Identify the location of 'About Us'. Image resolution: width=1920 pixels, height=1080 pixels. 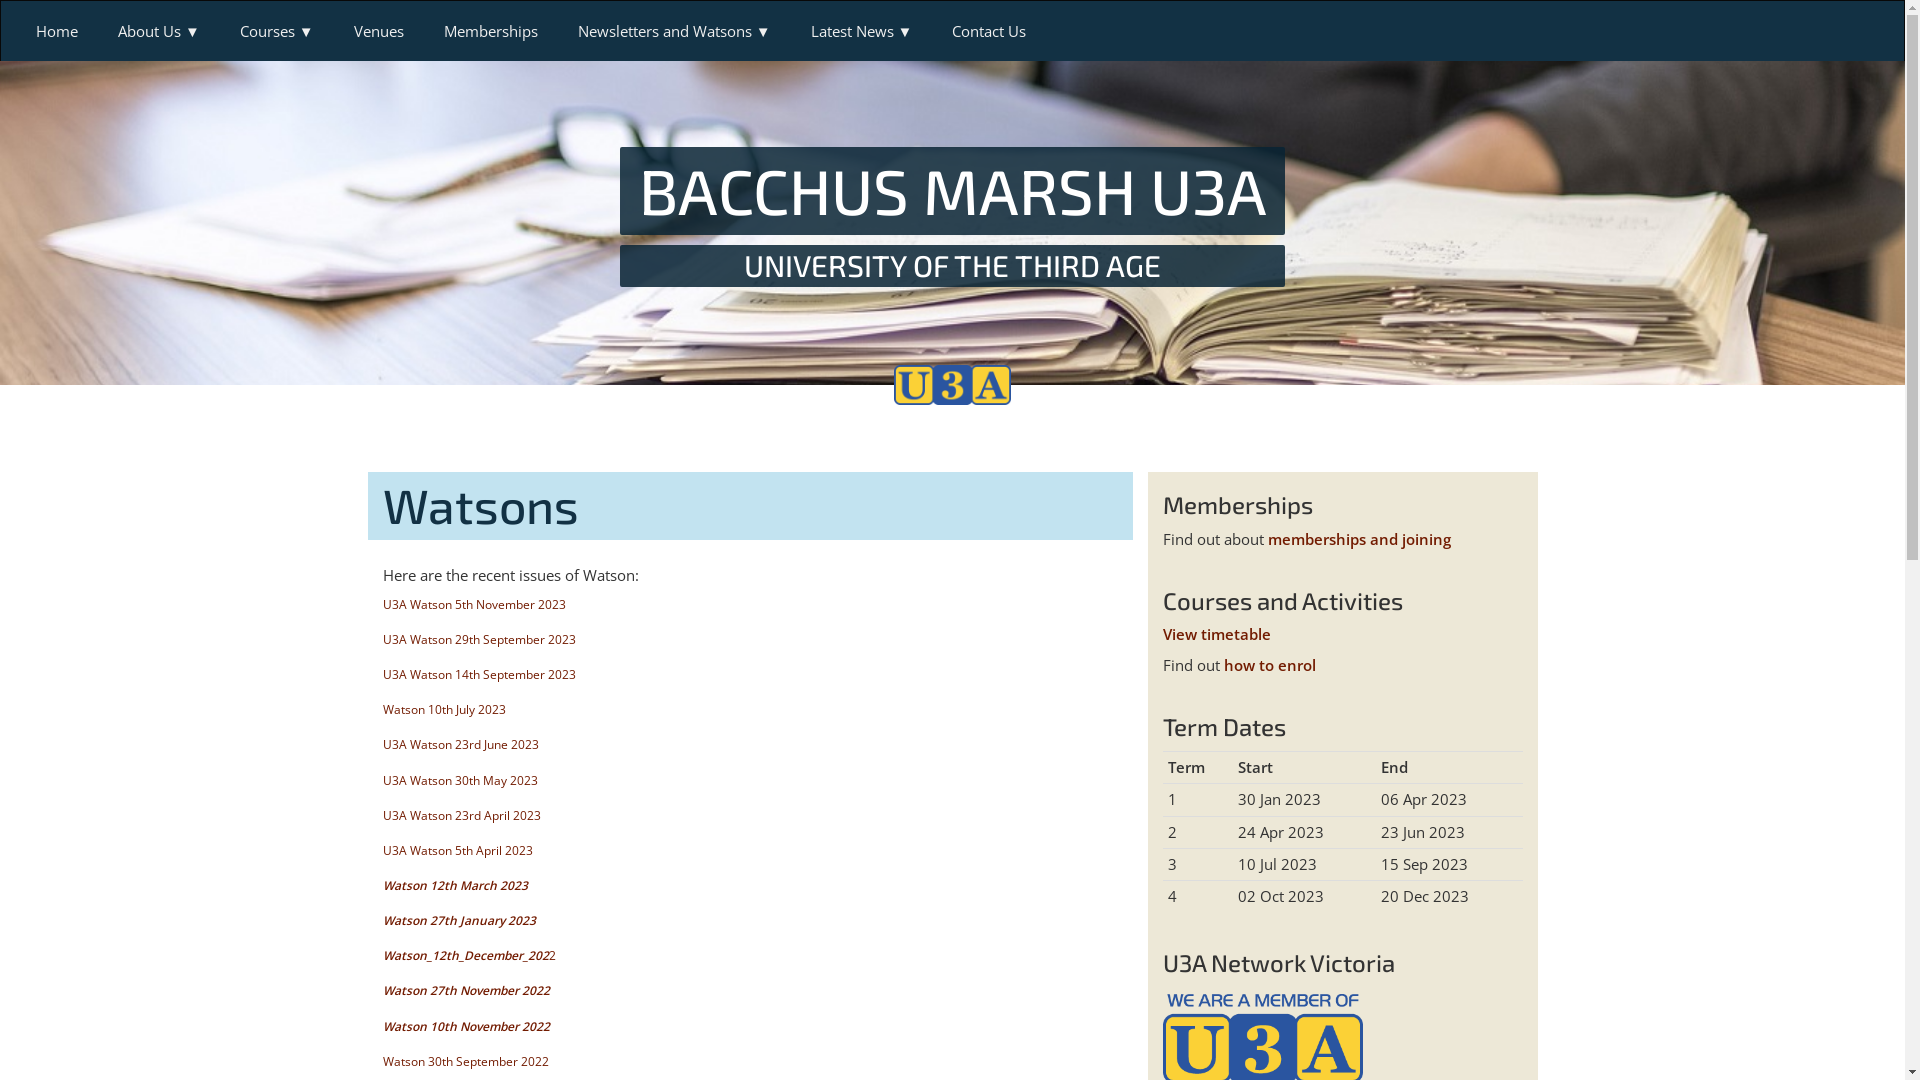
(157, 30).